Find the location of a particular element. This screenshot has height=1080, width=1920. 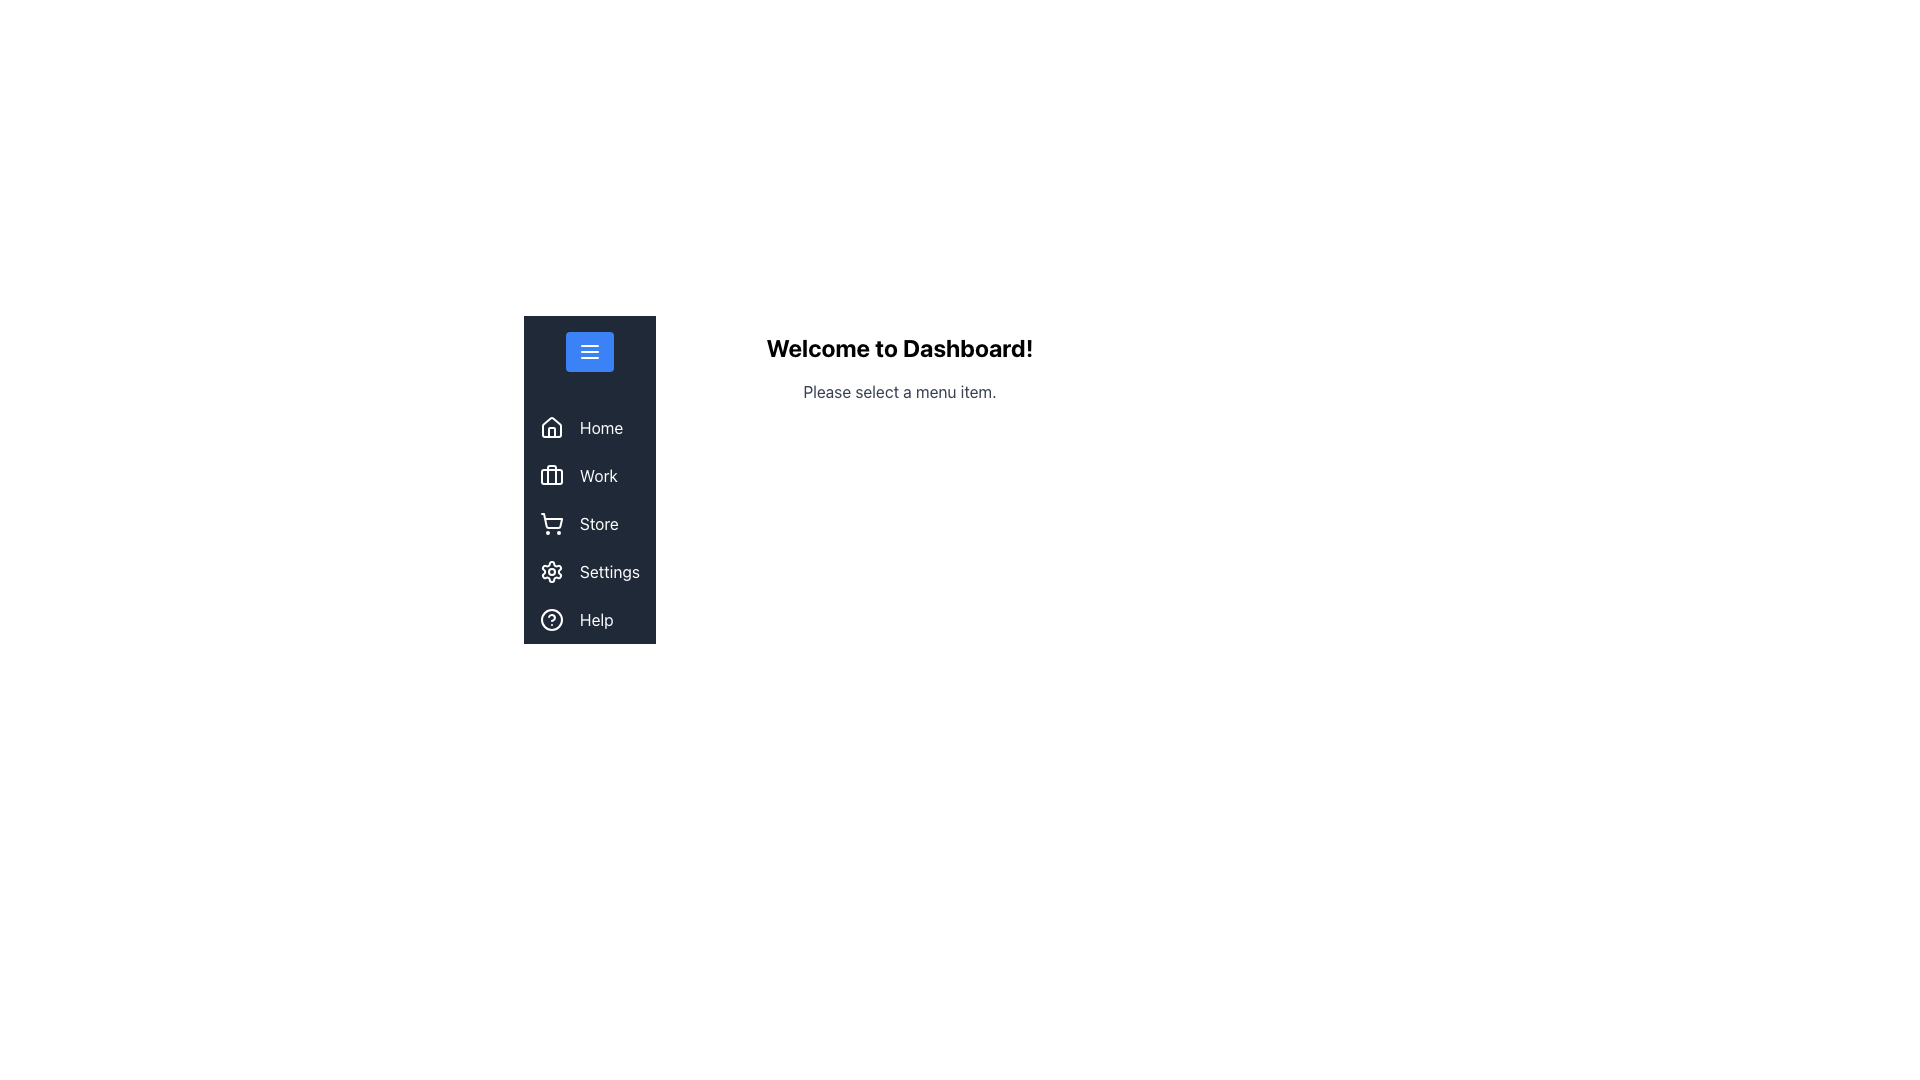

the minimalist house icon located in the 'Home' menu item at the top of the vertical navigation bar is located at coordinates (552, 427).